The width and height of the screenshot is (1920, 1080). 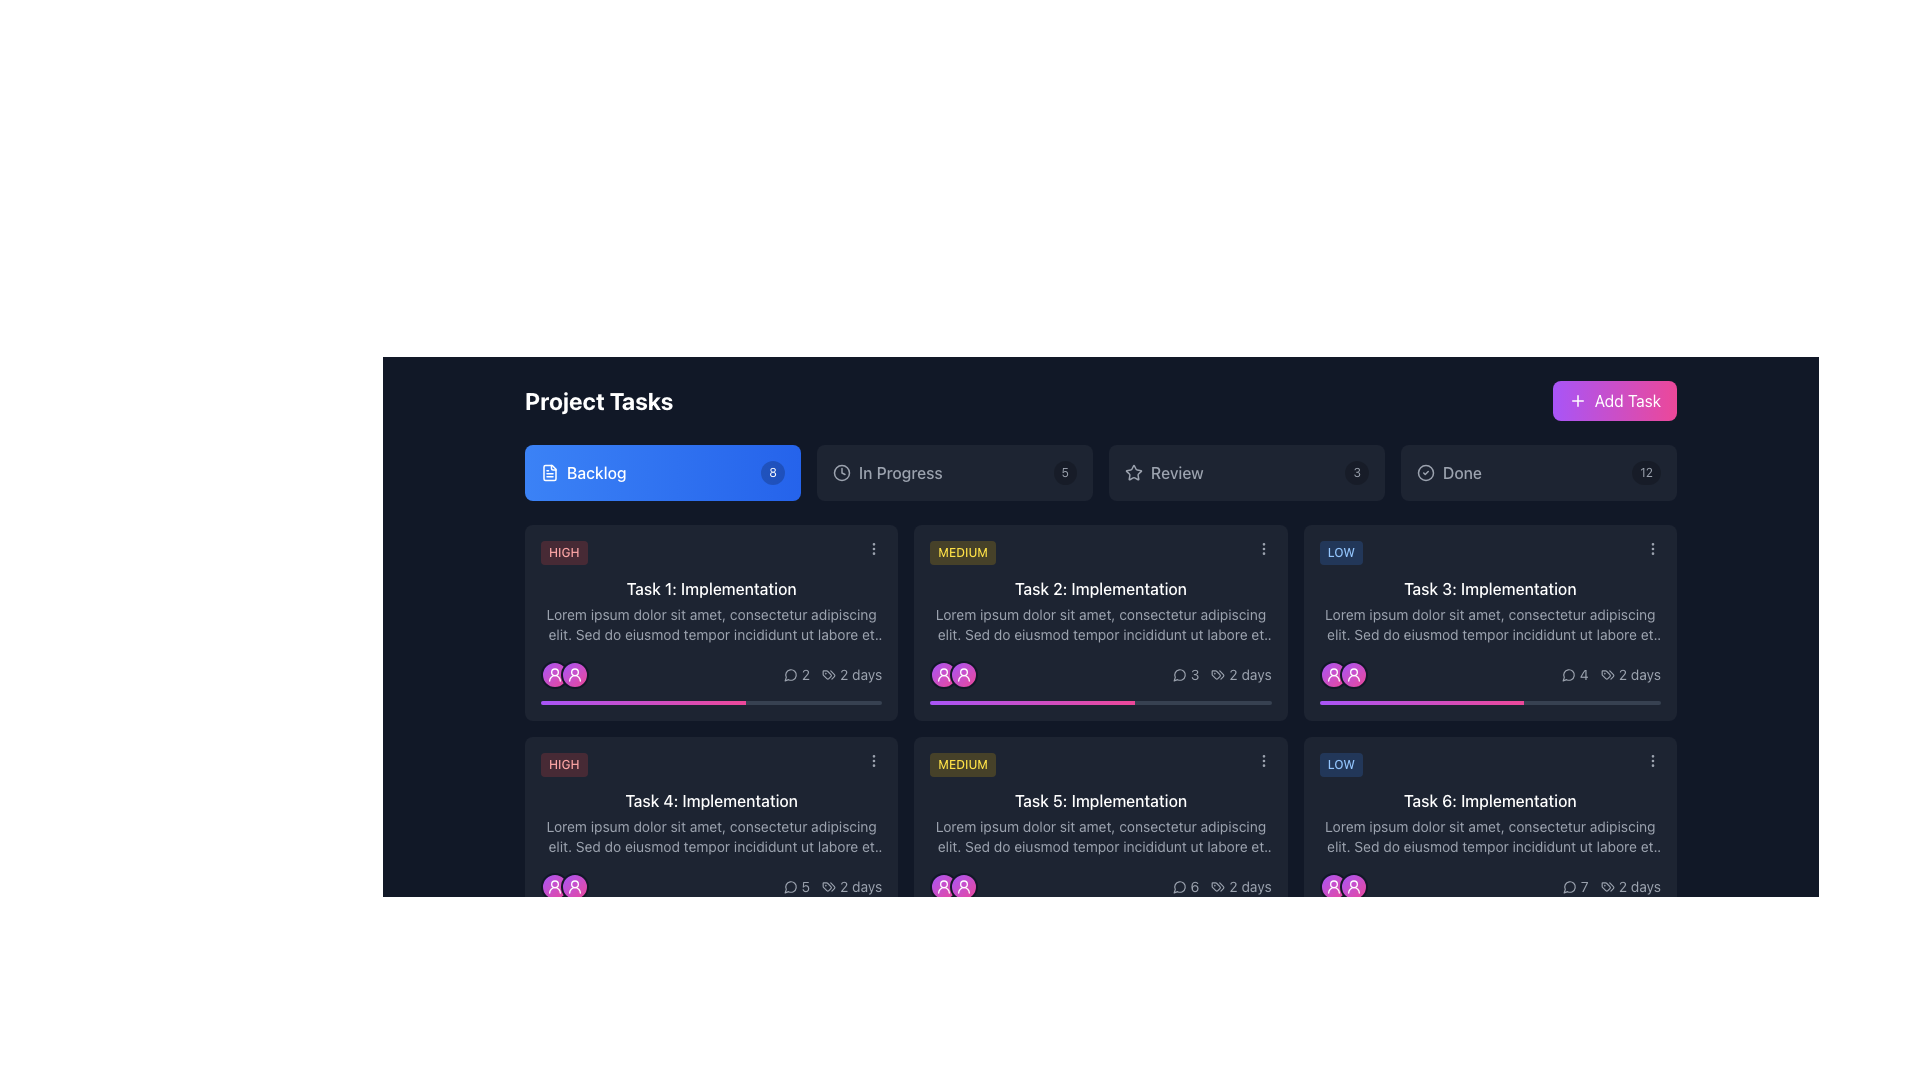 I want to click on the text label displaying '2 days' which is styled in light gray font and has an icon resembling two overlapping tags to its left, positioned in the second card of the lower row in a grid layout, so click(x=1240, y=886).